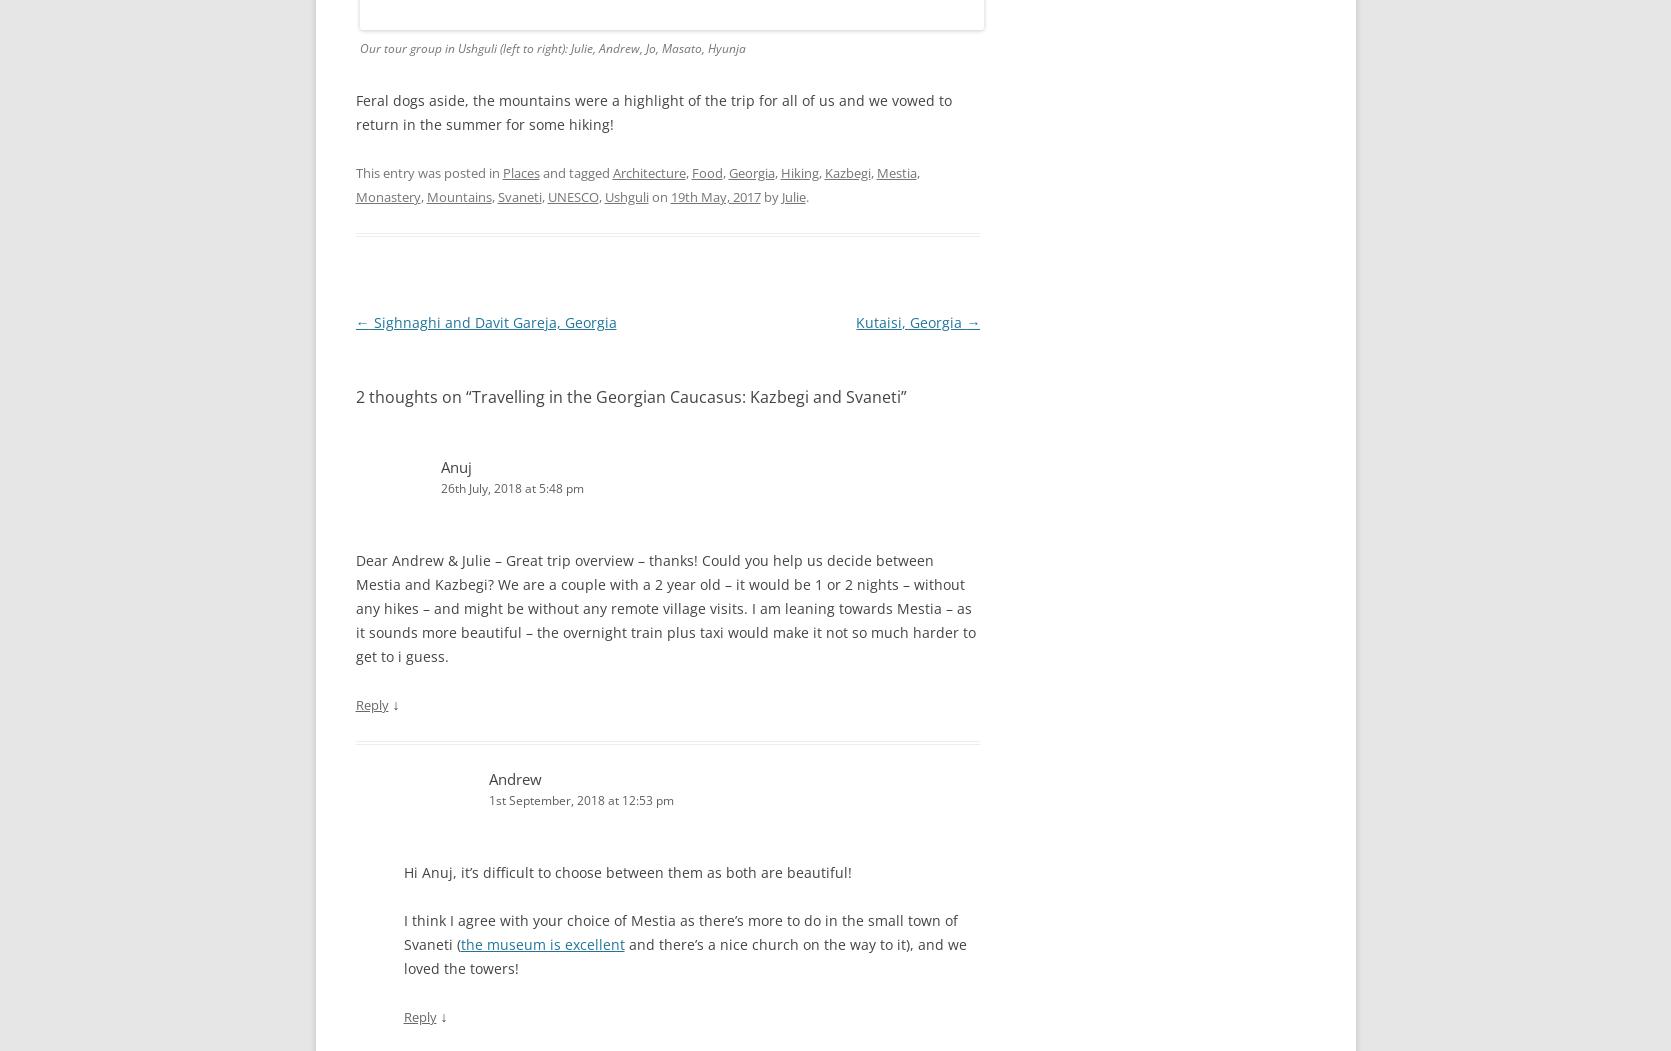 Image resolution: width=1671 pixels, height=1051 pixels. What do you see at coordinates (575, 172) in the screenshot?
I see `'and tagged'` at bounding box center [575, 172].